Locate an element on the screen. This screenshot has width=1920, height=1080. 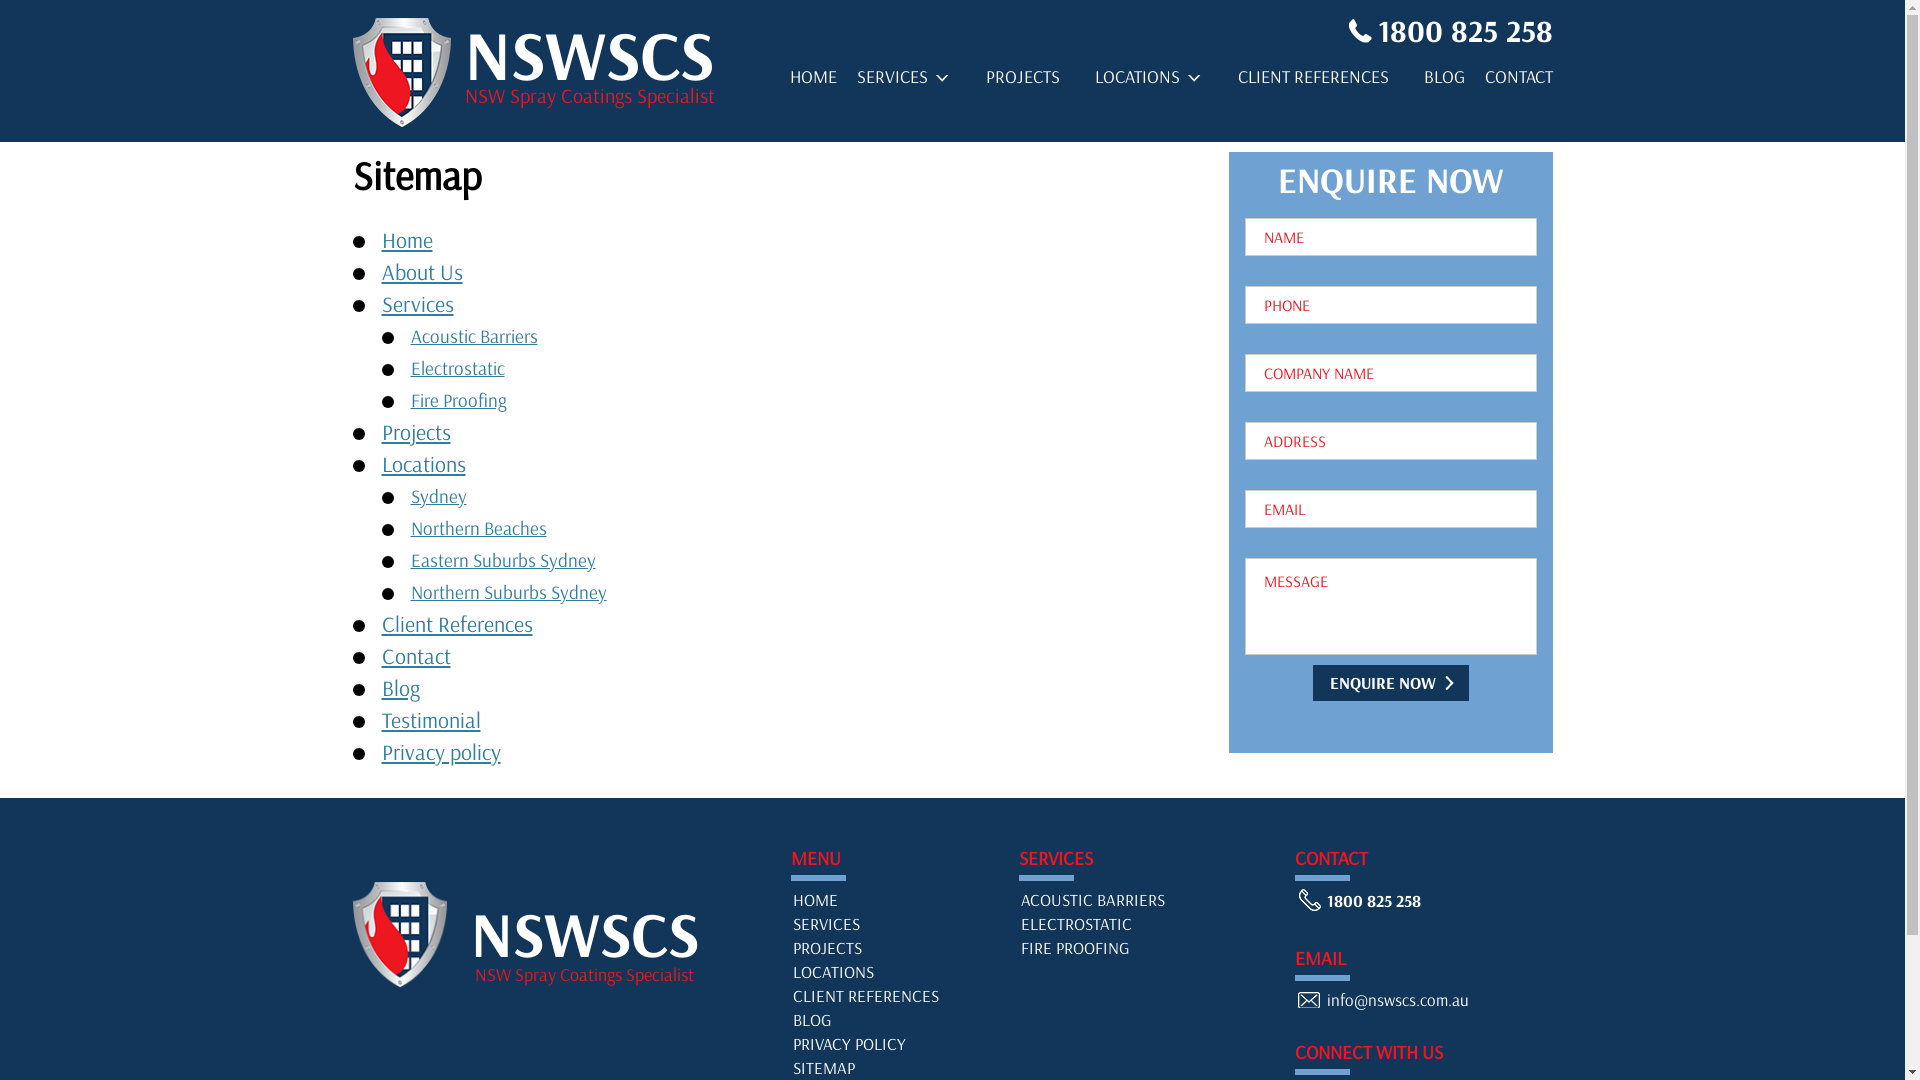
'ELECTROSTATIC' is located at coordinates (1019, 923).